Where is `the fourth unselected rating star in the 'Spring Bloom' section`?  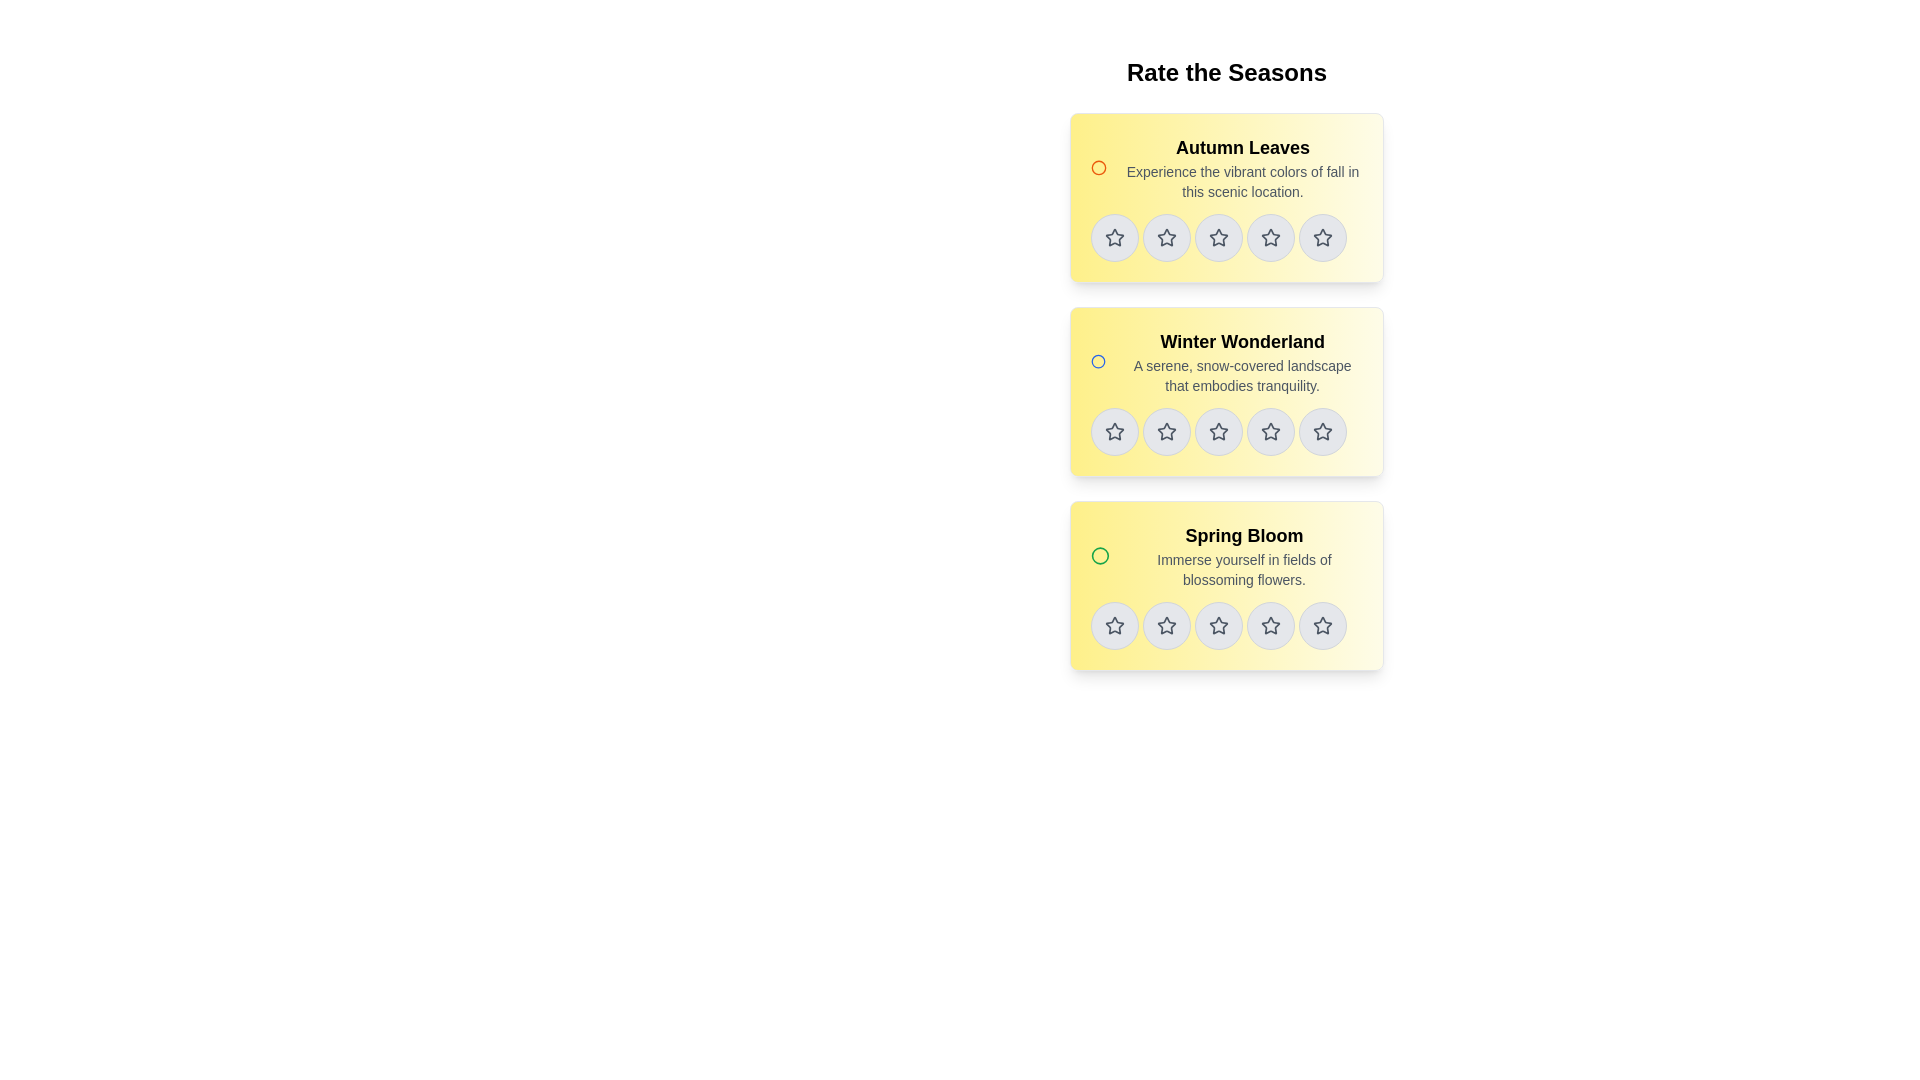
the fourth unselected rating star in the 'Spring Bloom' section is located at coordinates (1270, 624).